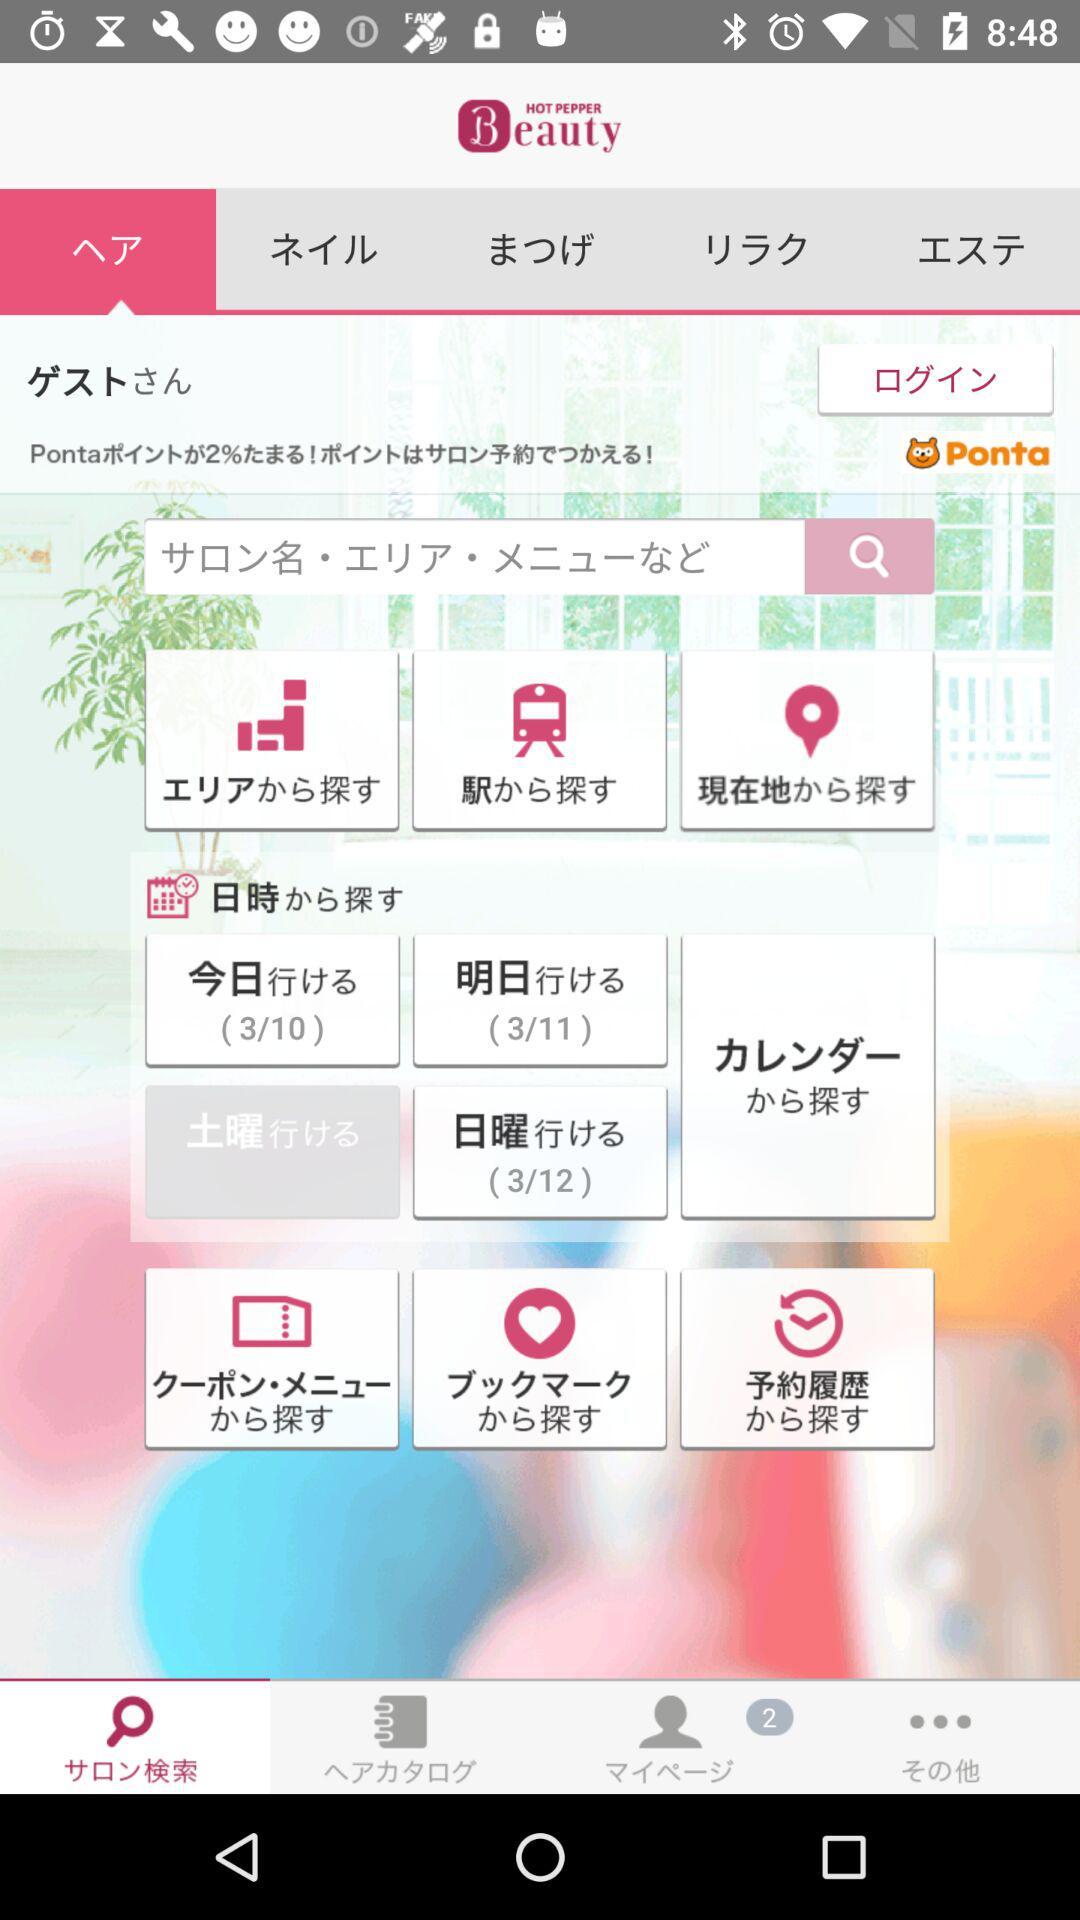 Image resolution: width=1080 pixels, height=1920 pixels. I want to click on the search icon, so click(869, 557).